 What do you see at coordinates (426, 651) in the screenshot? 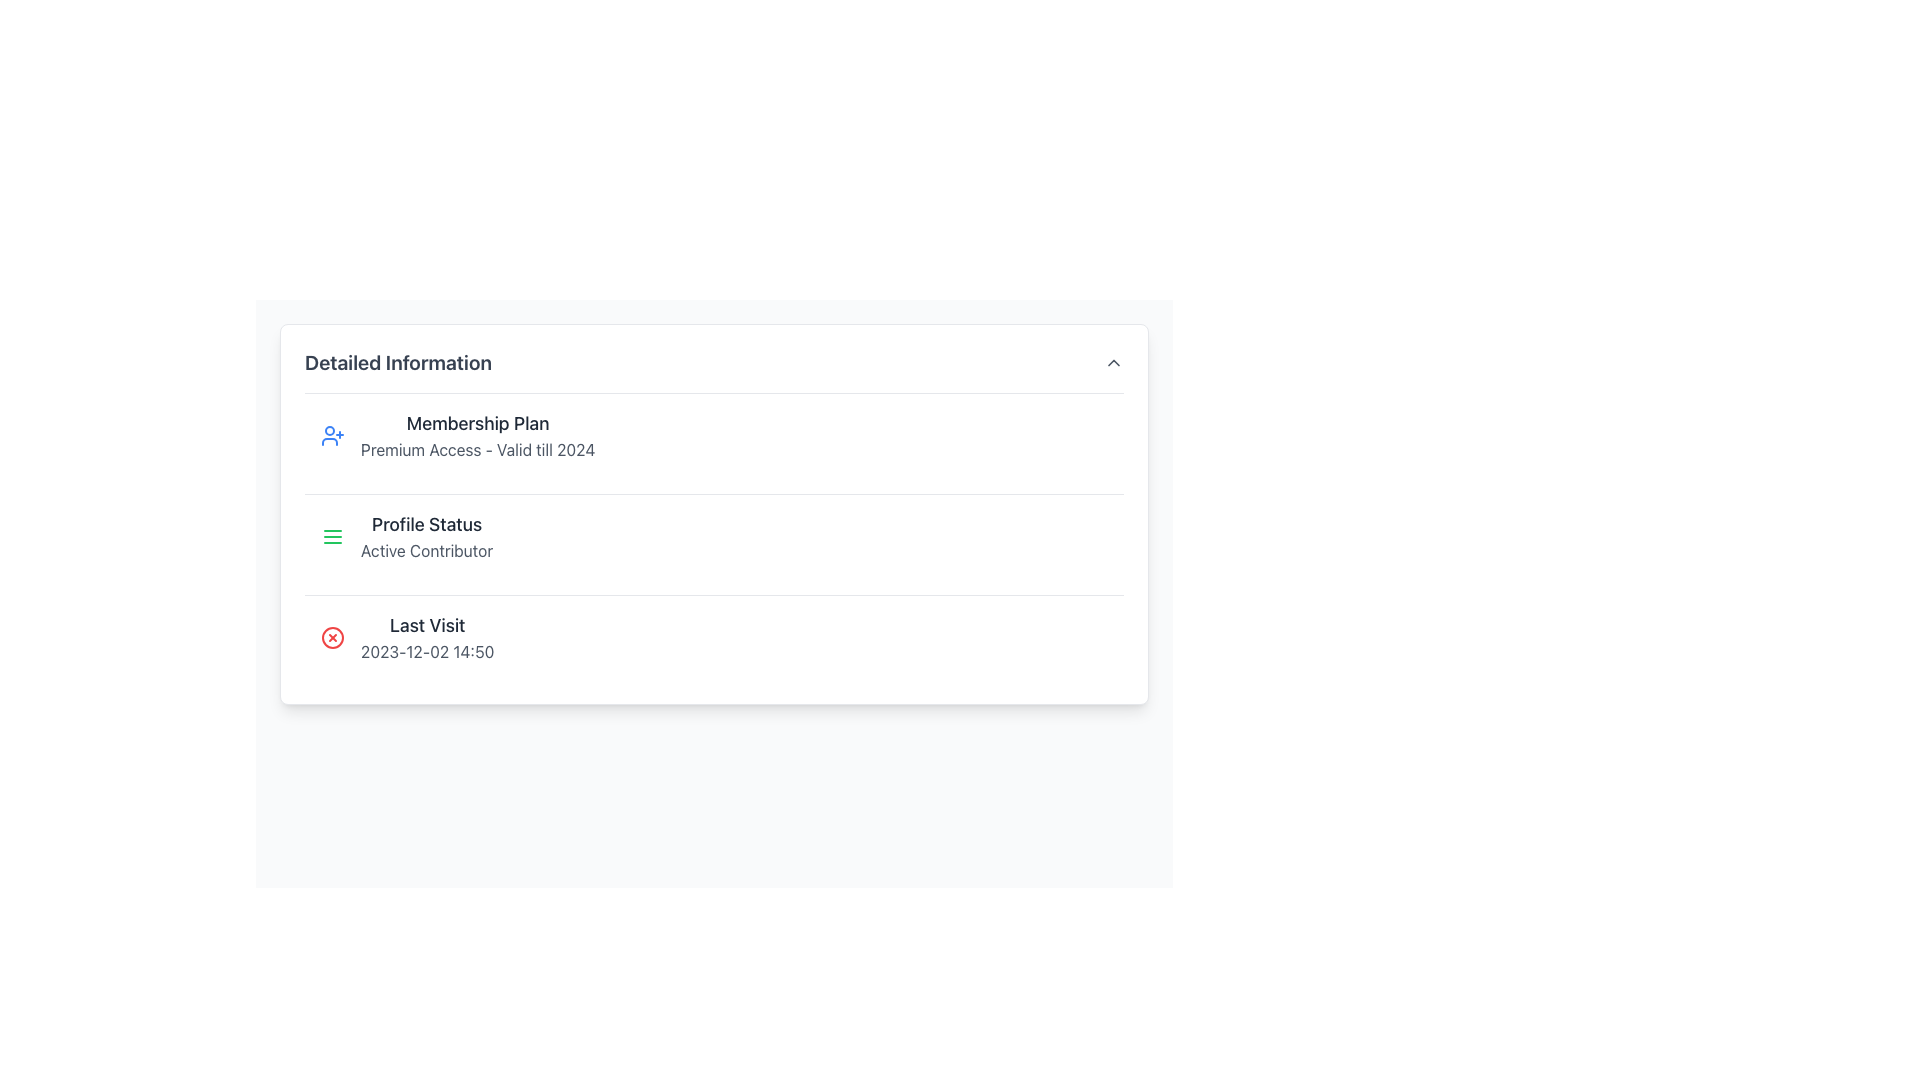
I see `the Text label displaying the date and time of the last visit located in the 'Detailed Information' section under the 'Last Visit' label` at bounding box center [426, 651].